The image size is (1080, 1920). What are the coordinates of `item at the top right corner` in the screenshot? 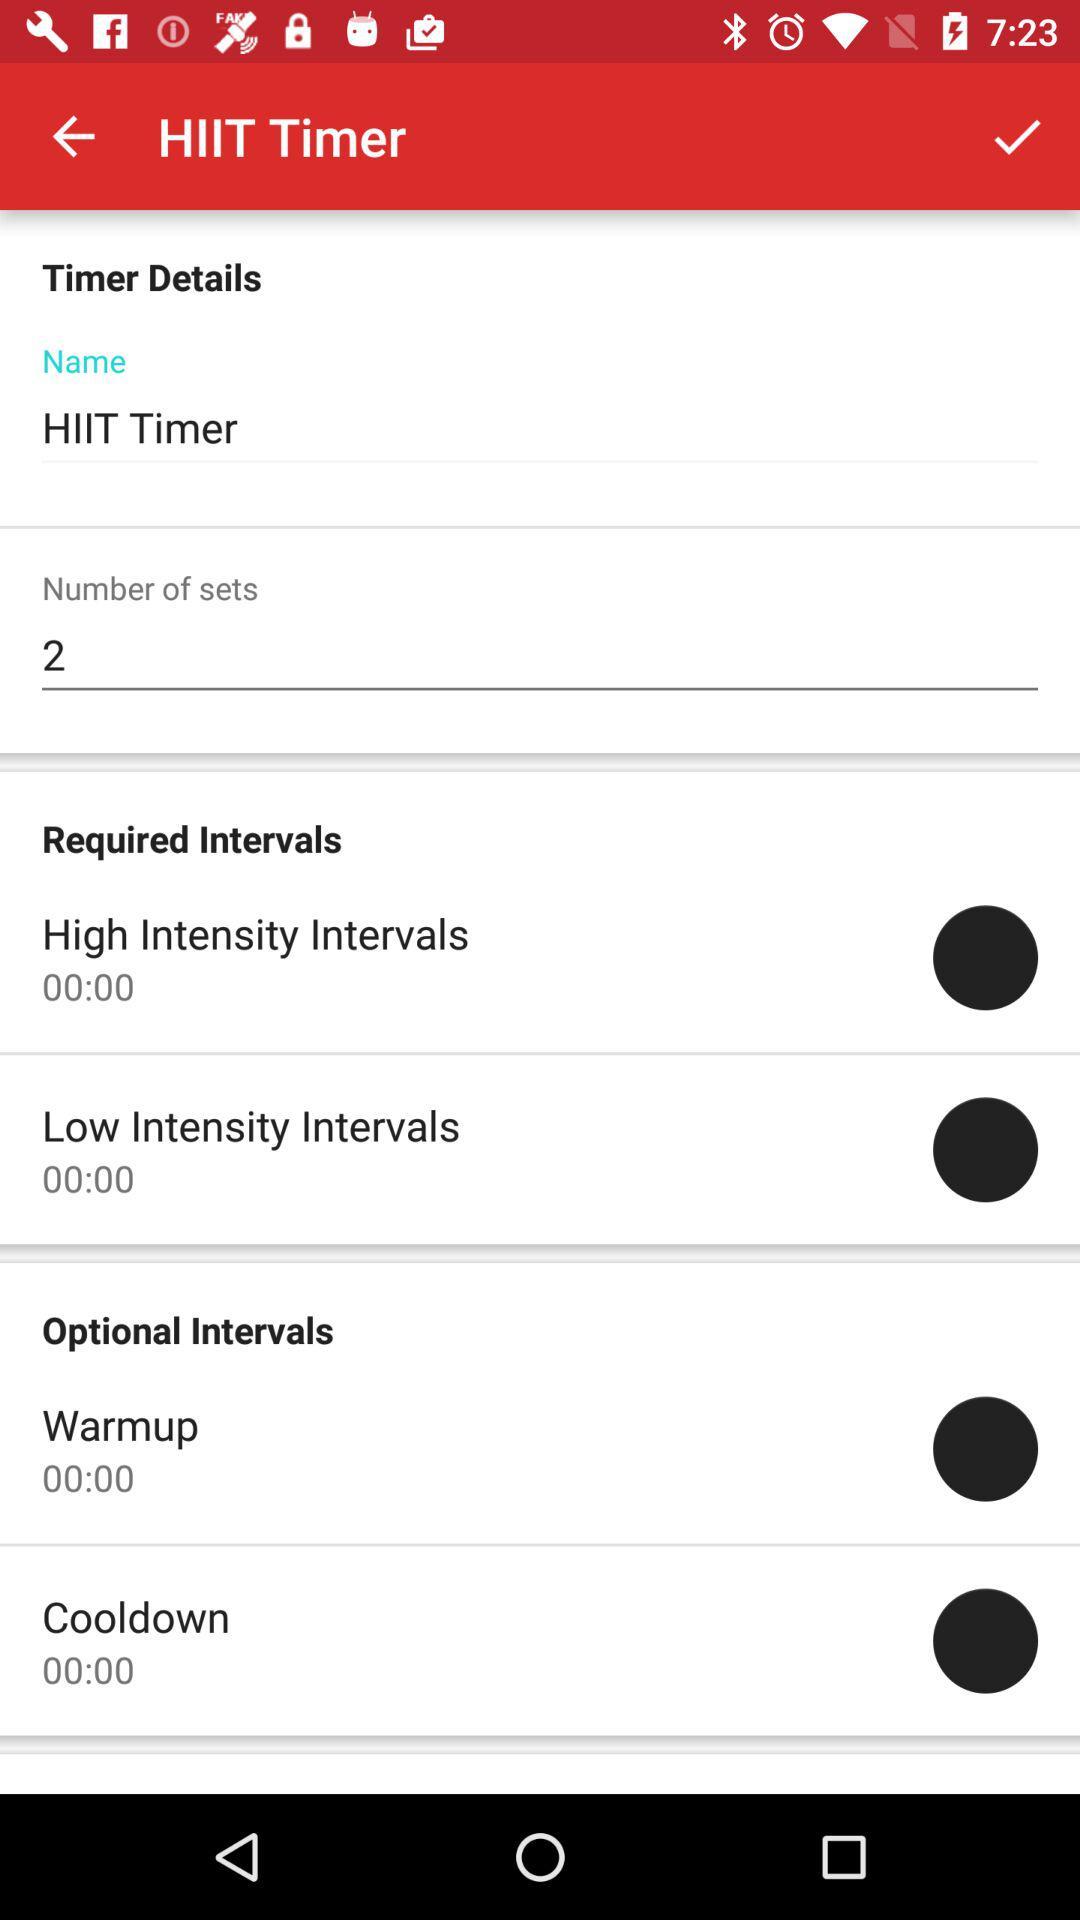 It's located at (1017, 135).